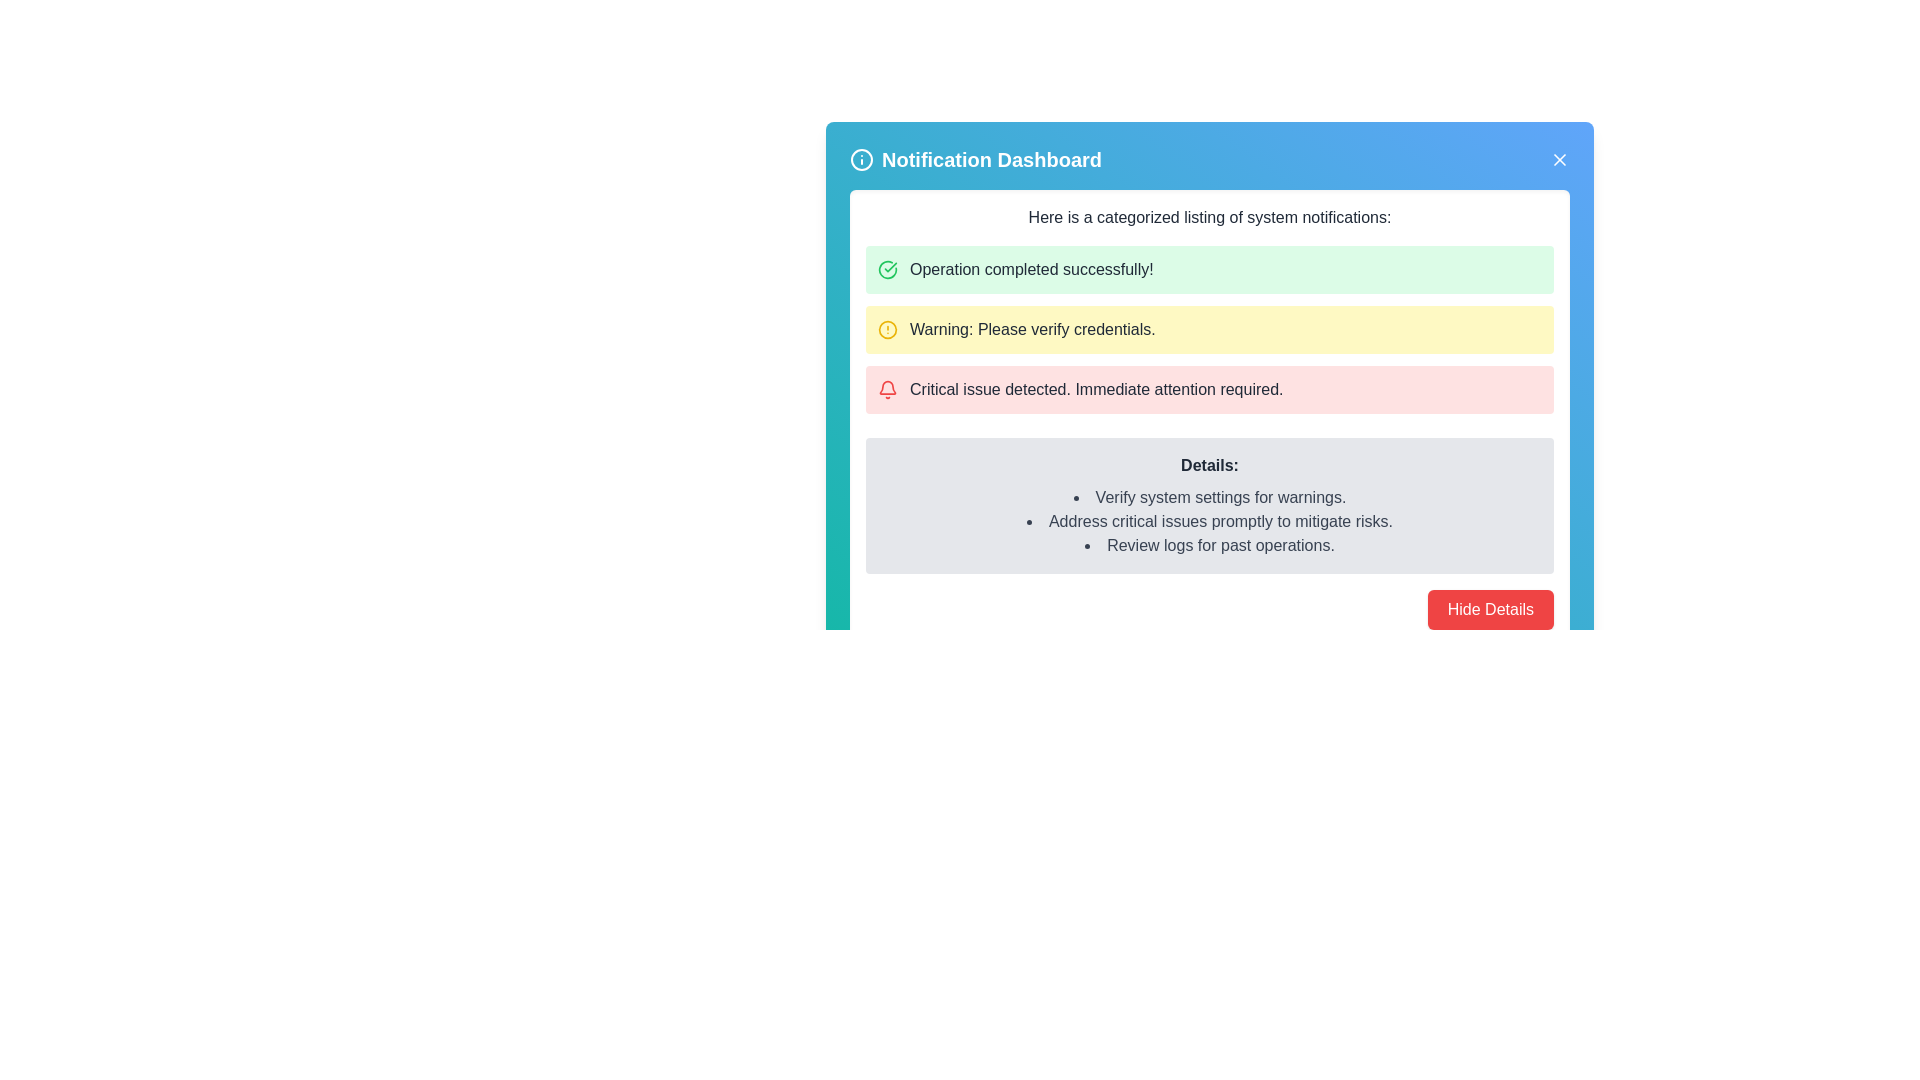 This screenshot has height=1080, width=1920. What do you see at coordinates (887, 329) in the screenshot?
I see `the yellow circular outline of the warning icon in the second notification entry` at bounding box center [887, 329].